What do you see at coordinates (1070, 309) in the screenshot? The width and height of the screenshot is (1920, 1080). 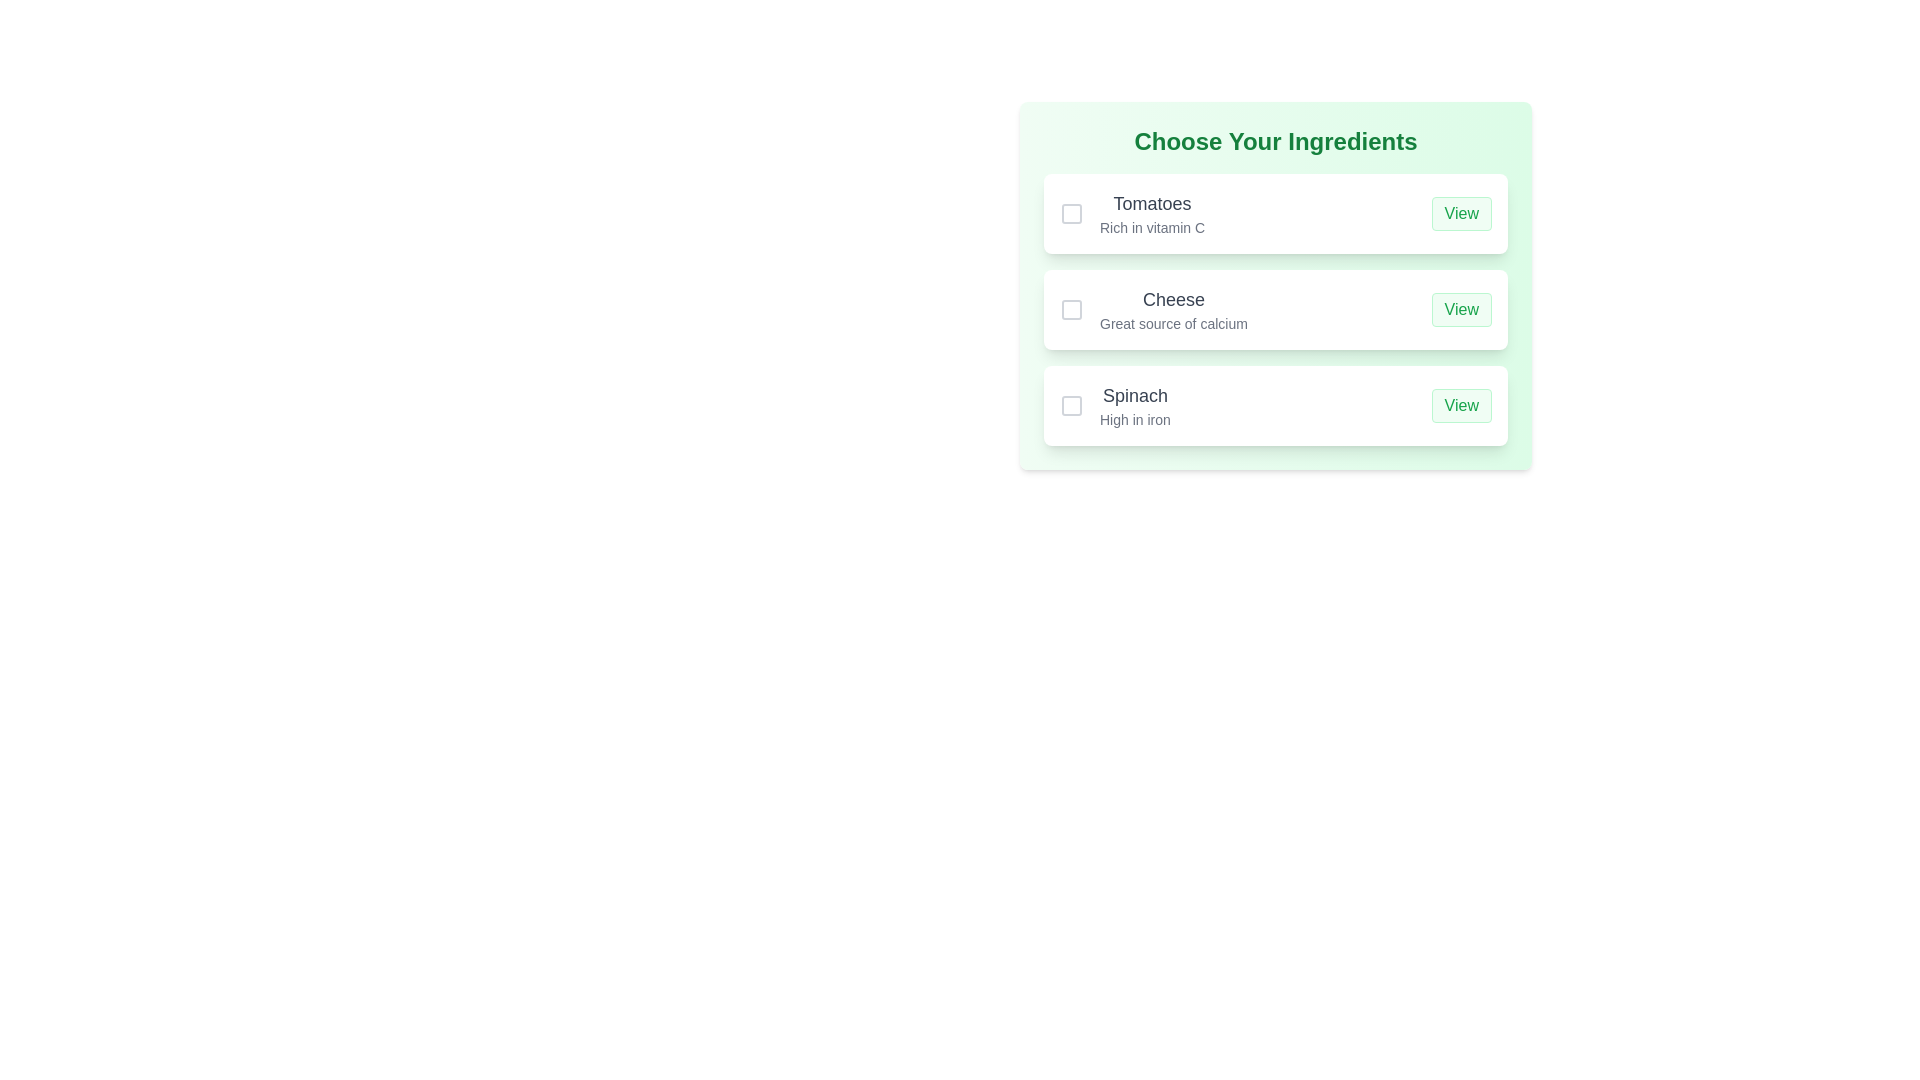 I see `the checkbox located to the left of the 'Cheese' label in the 'Choose Your Ingredients' list` at bounding box center [1070, 309].